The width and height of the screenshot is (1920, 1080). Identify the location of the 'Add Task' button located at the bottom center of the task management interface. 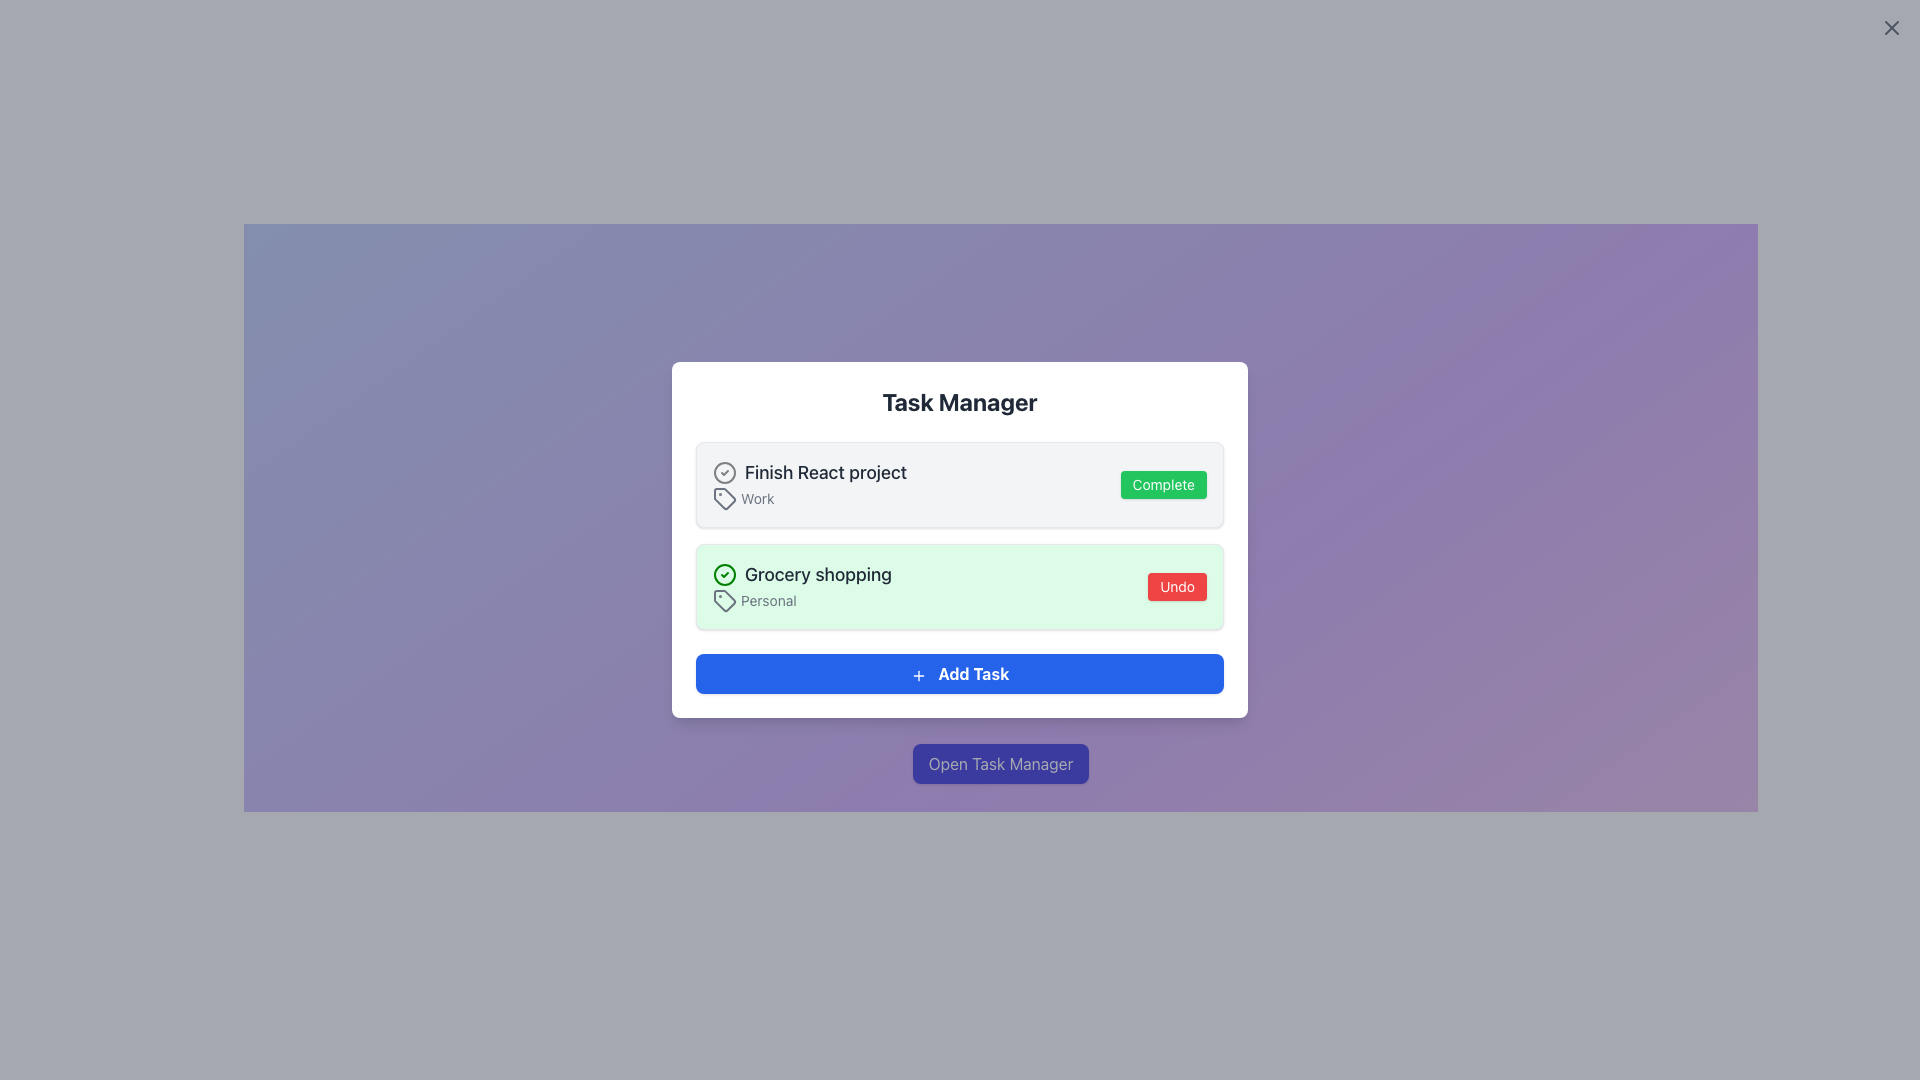
(960, 674).